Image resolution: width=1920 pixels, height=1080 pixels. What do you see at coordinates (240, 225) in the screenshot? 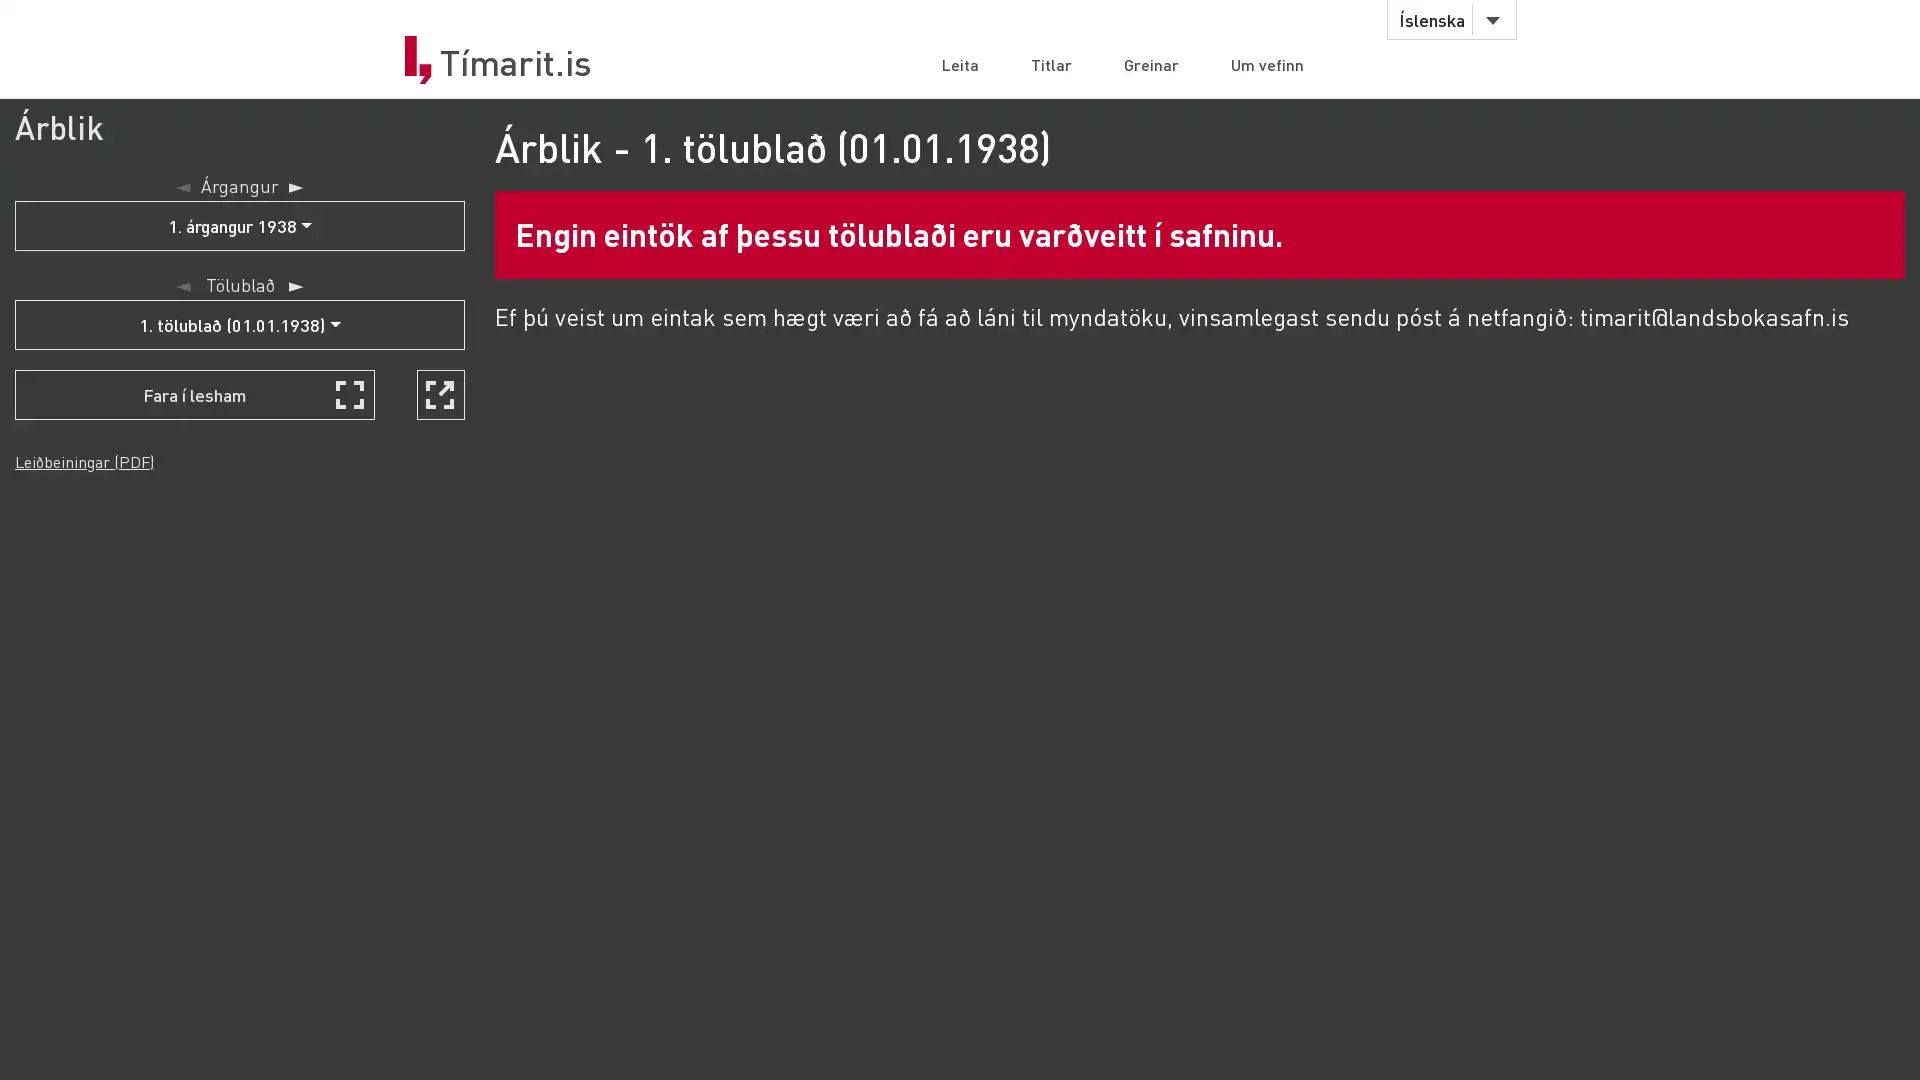
I see `1. argangur 1938` at bounding box center [240, 225].